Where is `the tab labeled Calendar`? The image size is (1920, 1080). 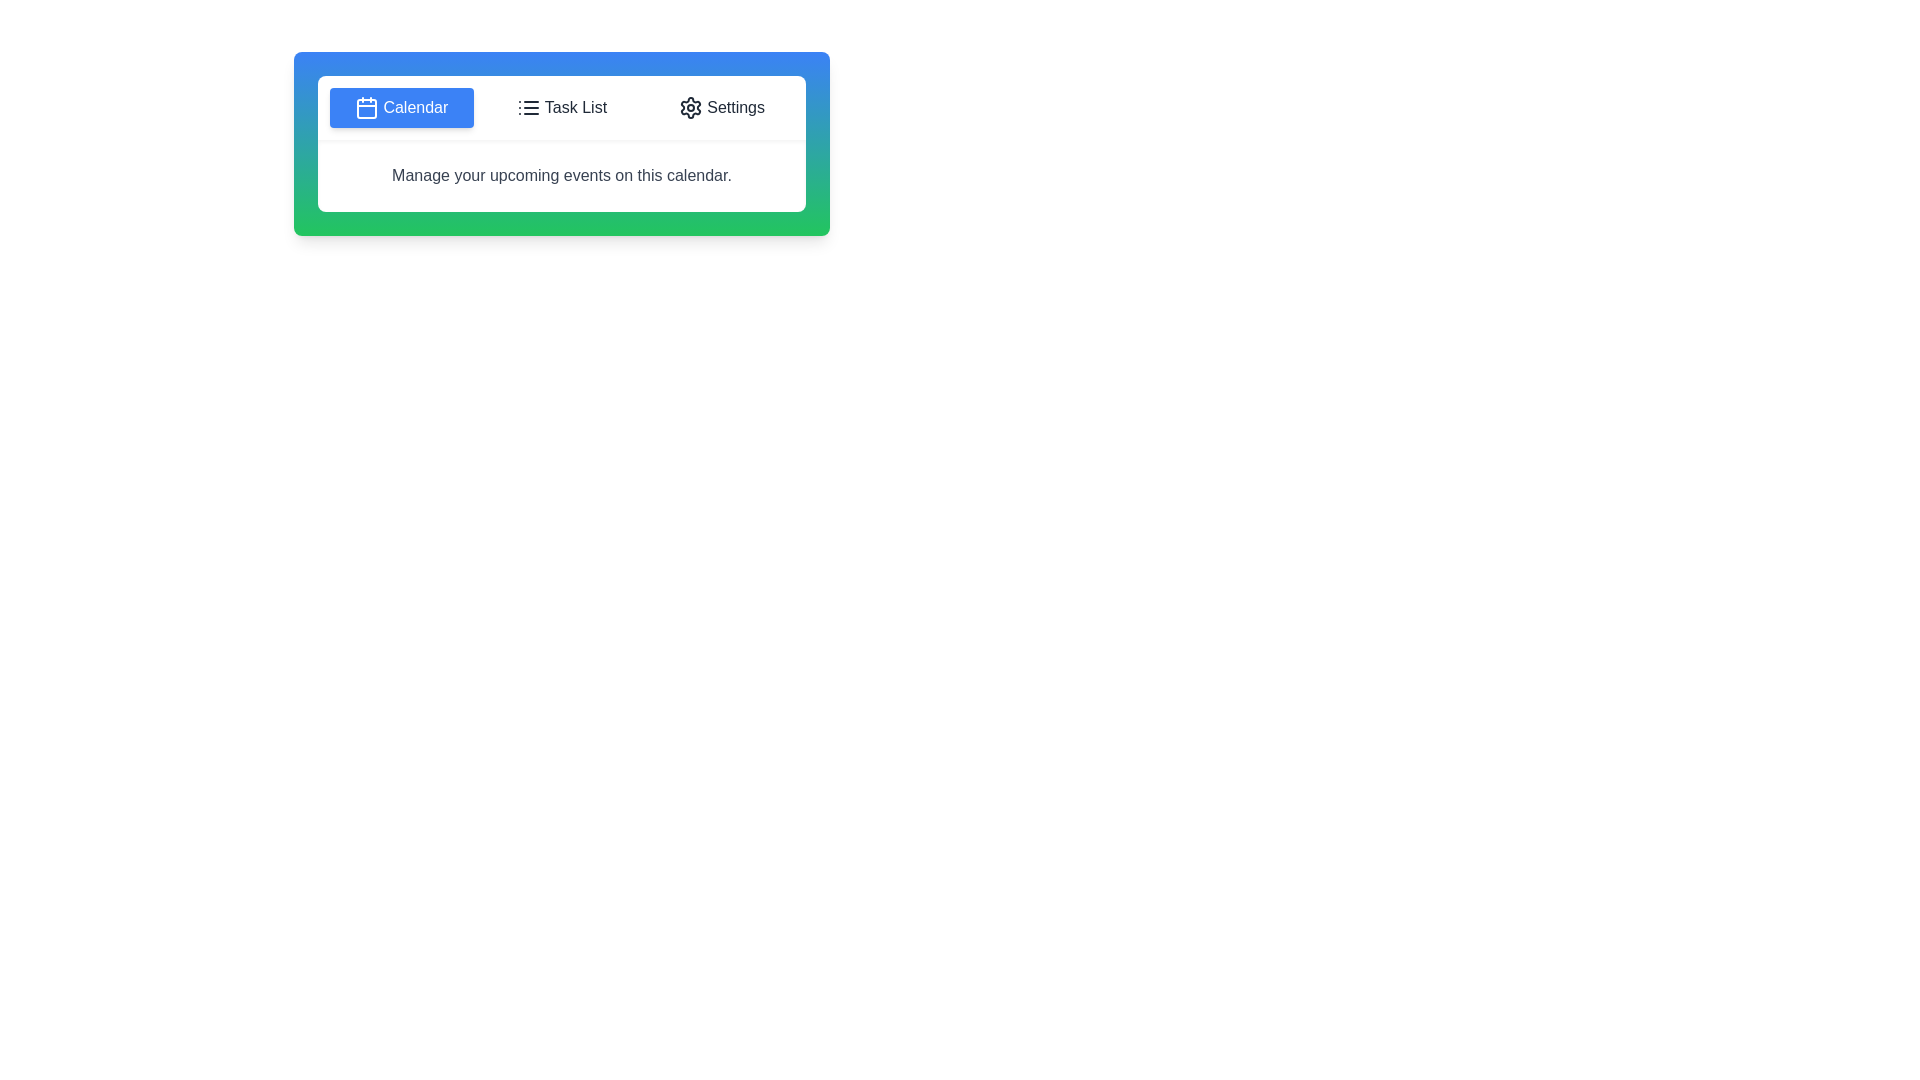 the tab labeled Calendar is located at coordinates (400, 108).